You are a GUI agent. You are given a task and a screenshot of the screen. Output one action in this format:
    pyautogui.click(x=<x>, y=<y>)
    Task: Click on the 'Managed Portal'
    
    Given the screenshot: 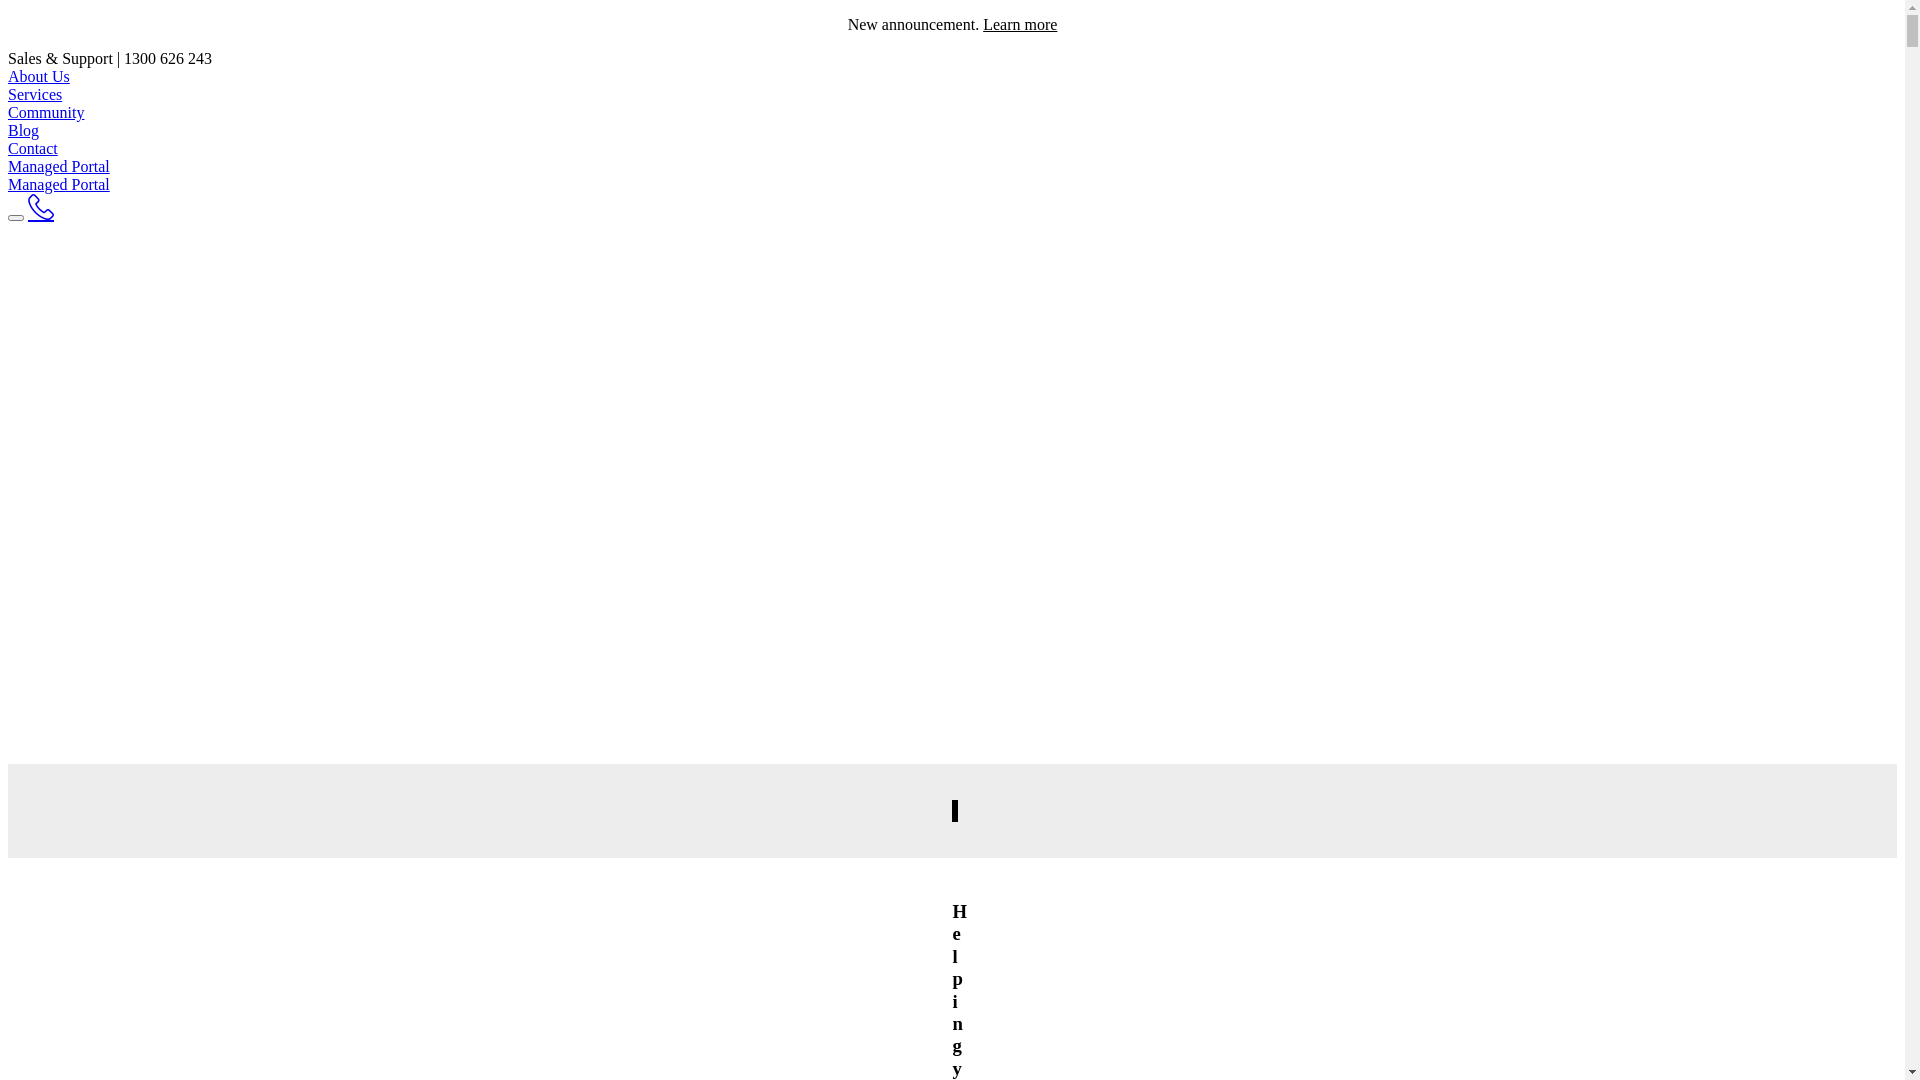 What is the action you would take?
    pyautogui.click(x=8, y=184)
    